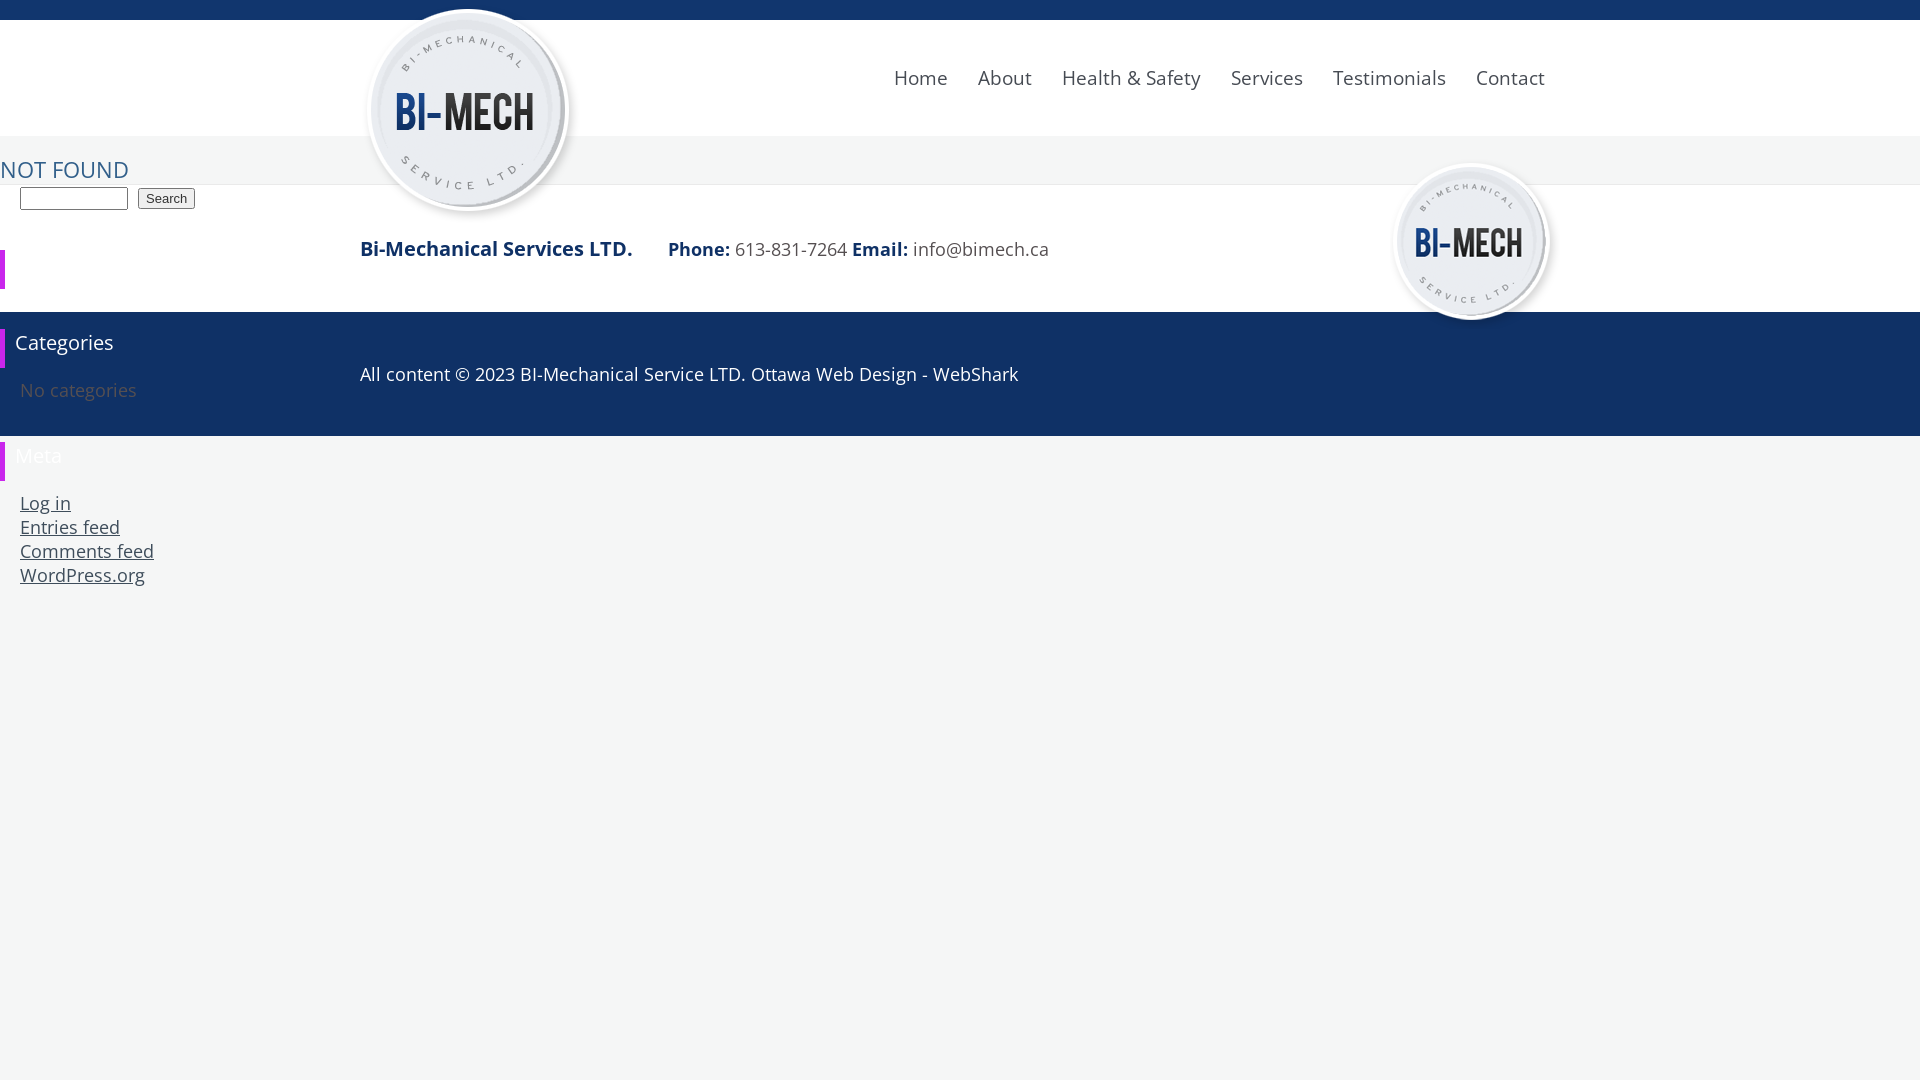 This screenshot has height=1080, width=1920. I want to click on 'Home', so click(920, 76).